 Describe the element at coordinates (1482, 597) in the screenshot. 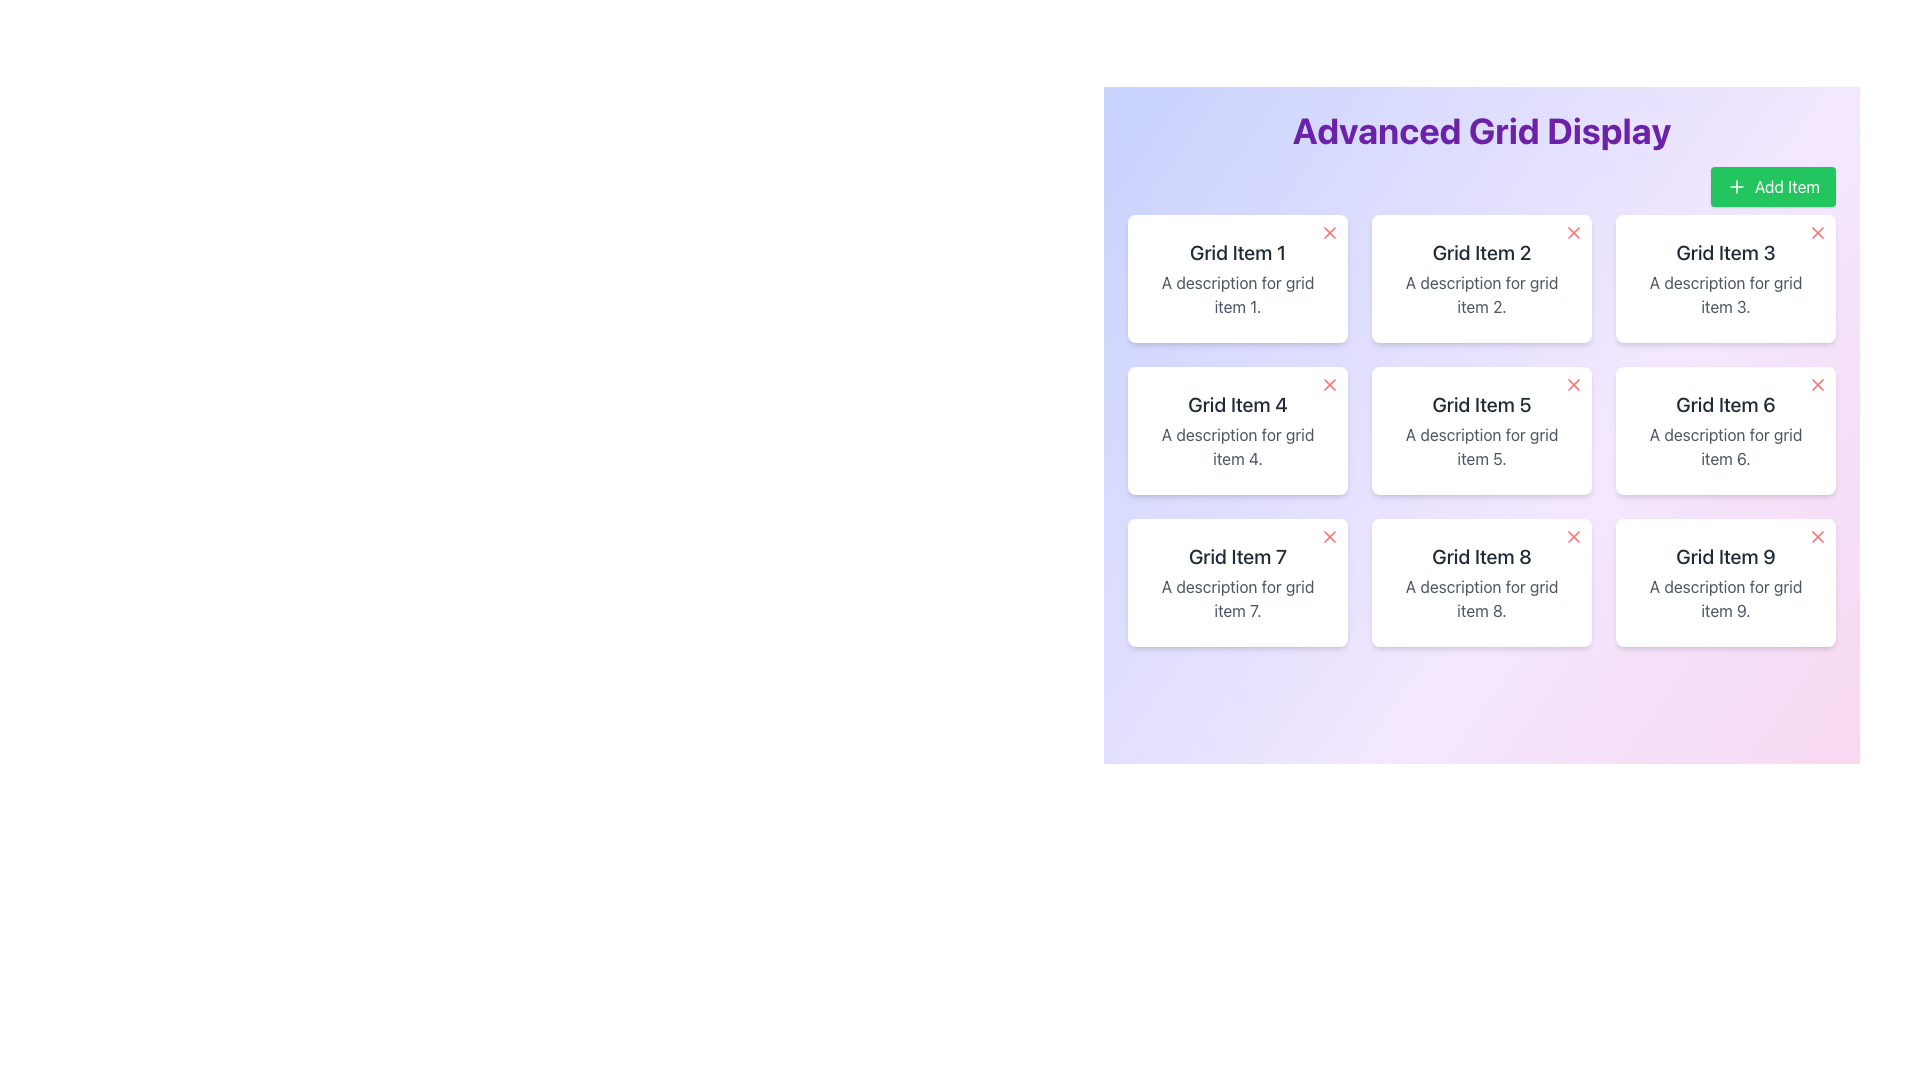

I see `static text label that displays 'A description for grid item 8.' located beneath the title 'Grid Item 8' in the white card of the grid item card labeled 'Grid Item 8'` at that location.